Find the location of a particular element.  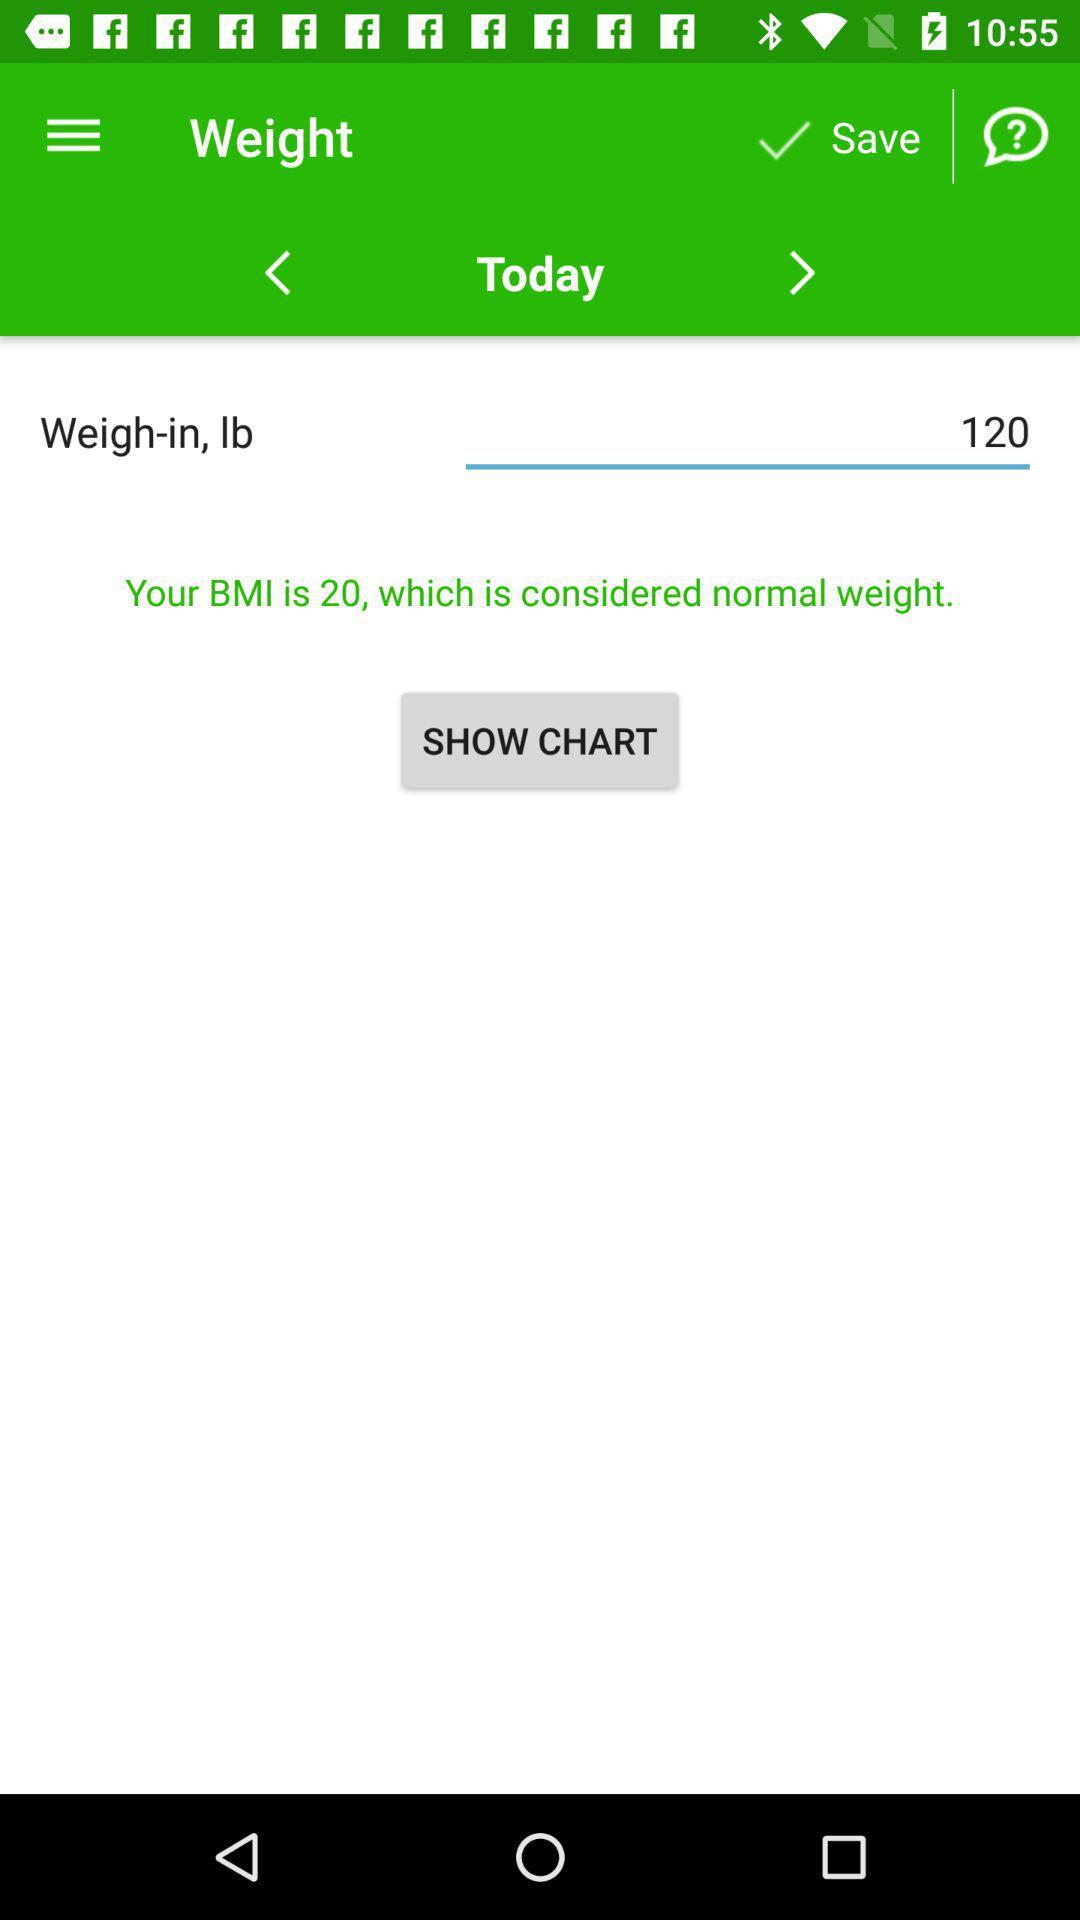

the icon below the weight item is located at coordinates (540, 272).